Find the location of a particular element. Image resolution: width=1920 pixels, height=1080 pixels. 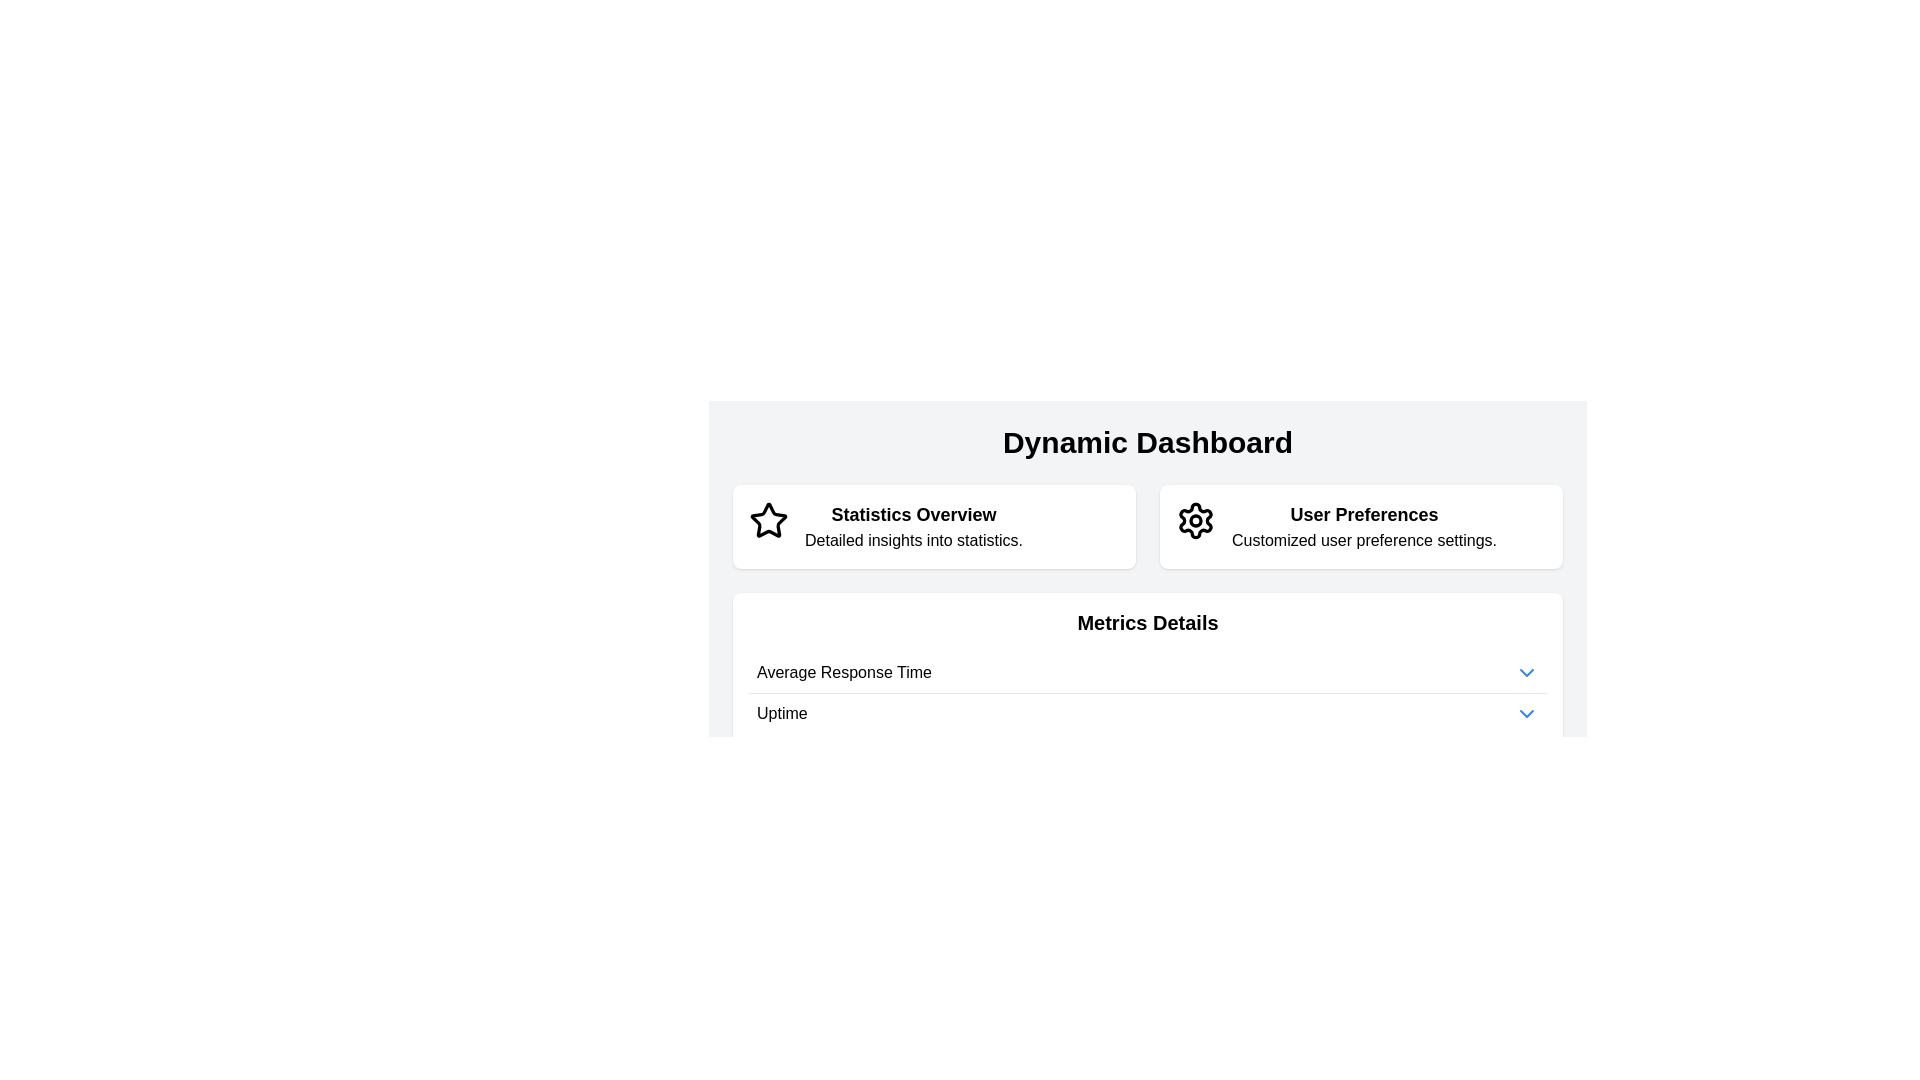

the star icon located in the center-left portion of the 'Statistics Overview' card is located at coordinates (767, 519).